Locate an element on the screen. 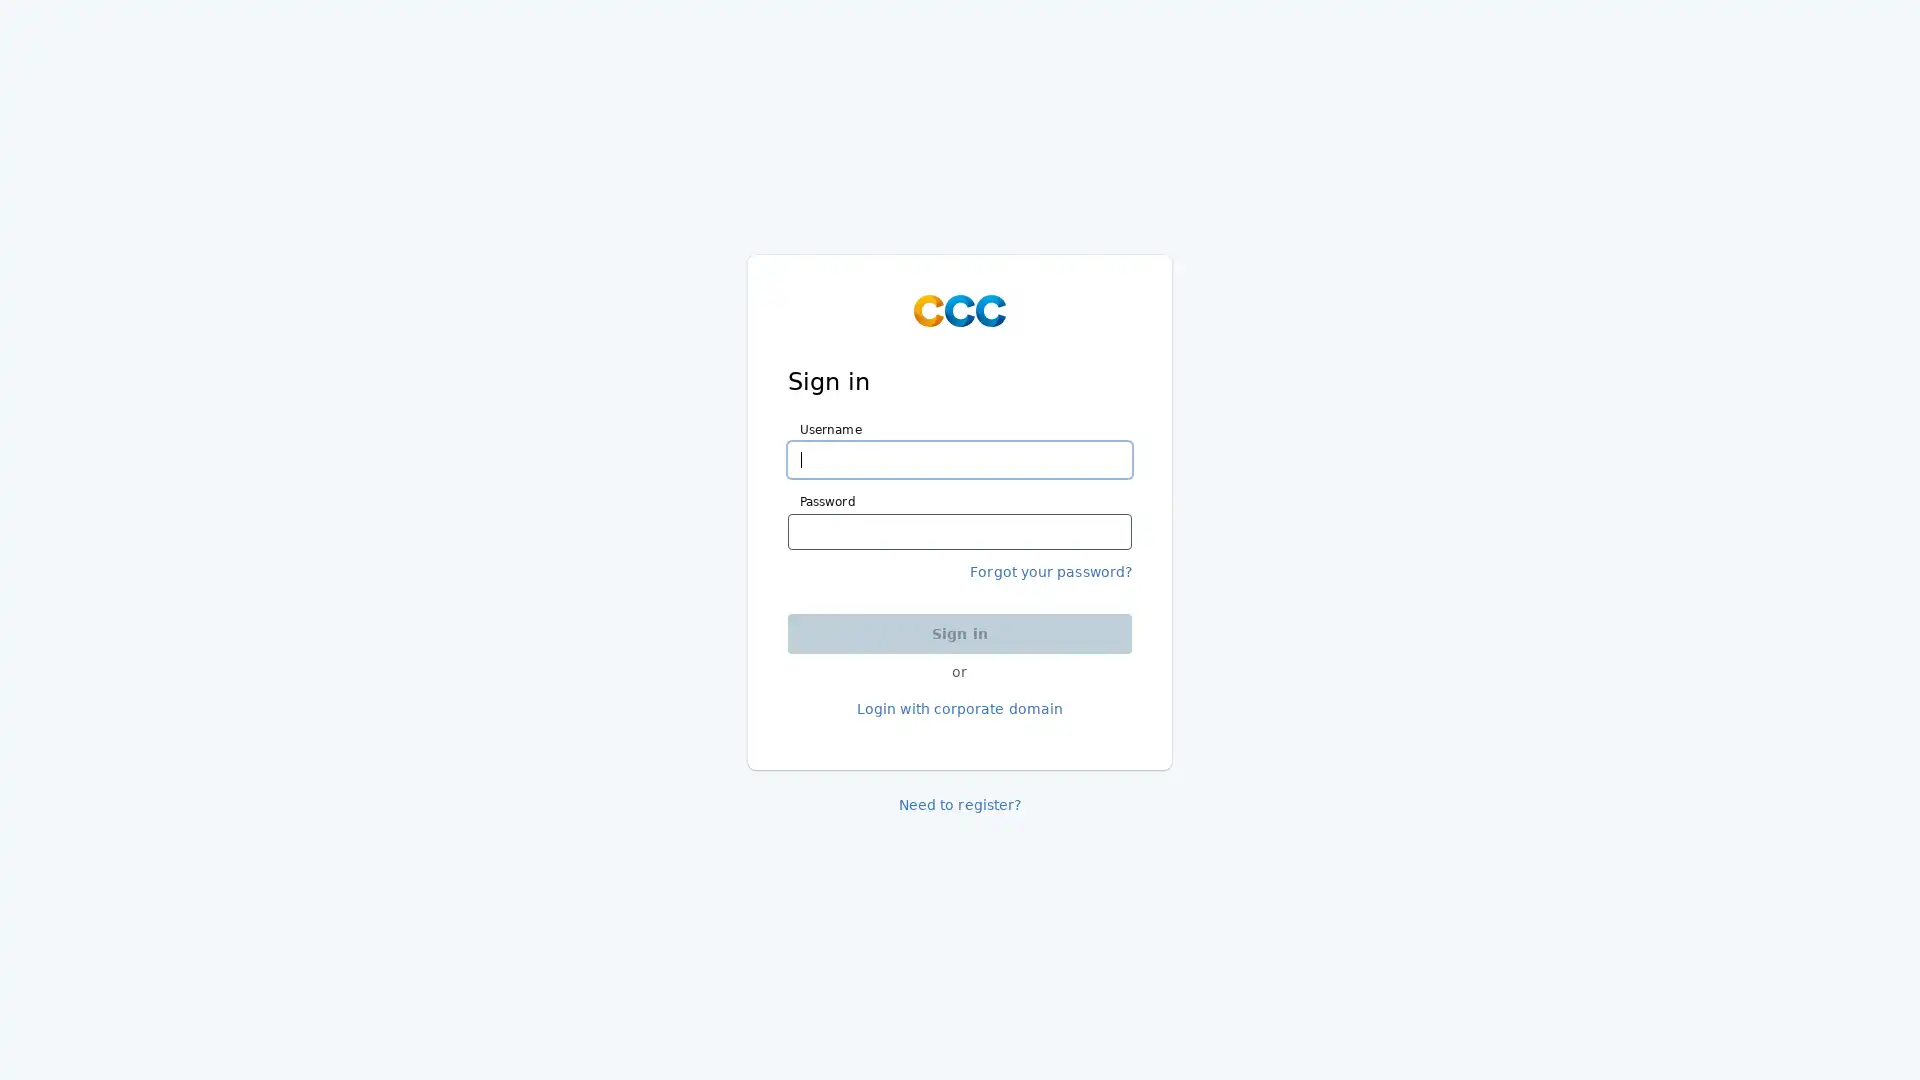  Login with corporate domain is located at coordinates (958, 708).